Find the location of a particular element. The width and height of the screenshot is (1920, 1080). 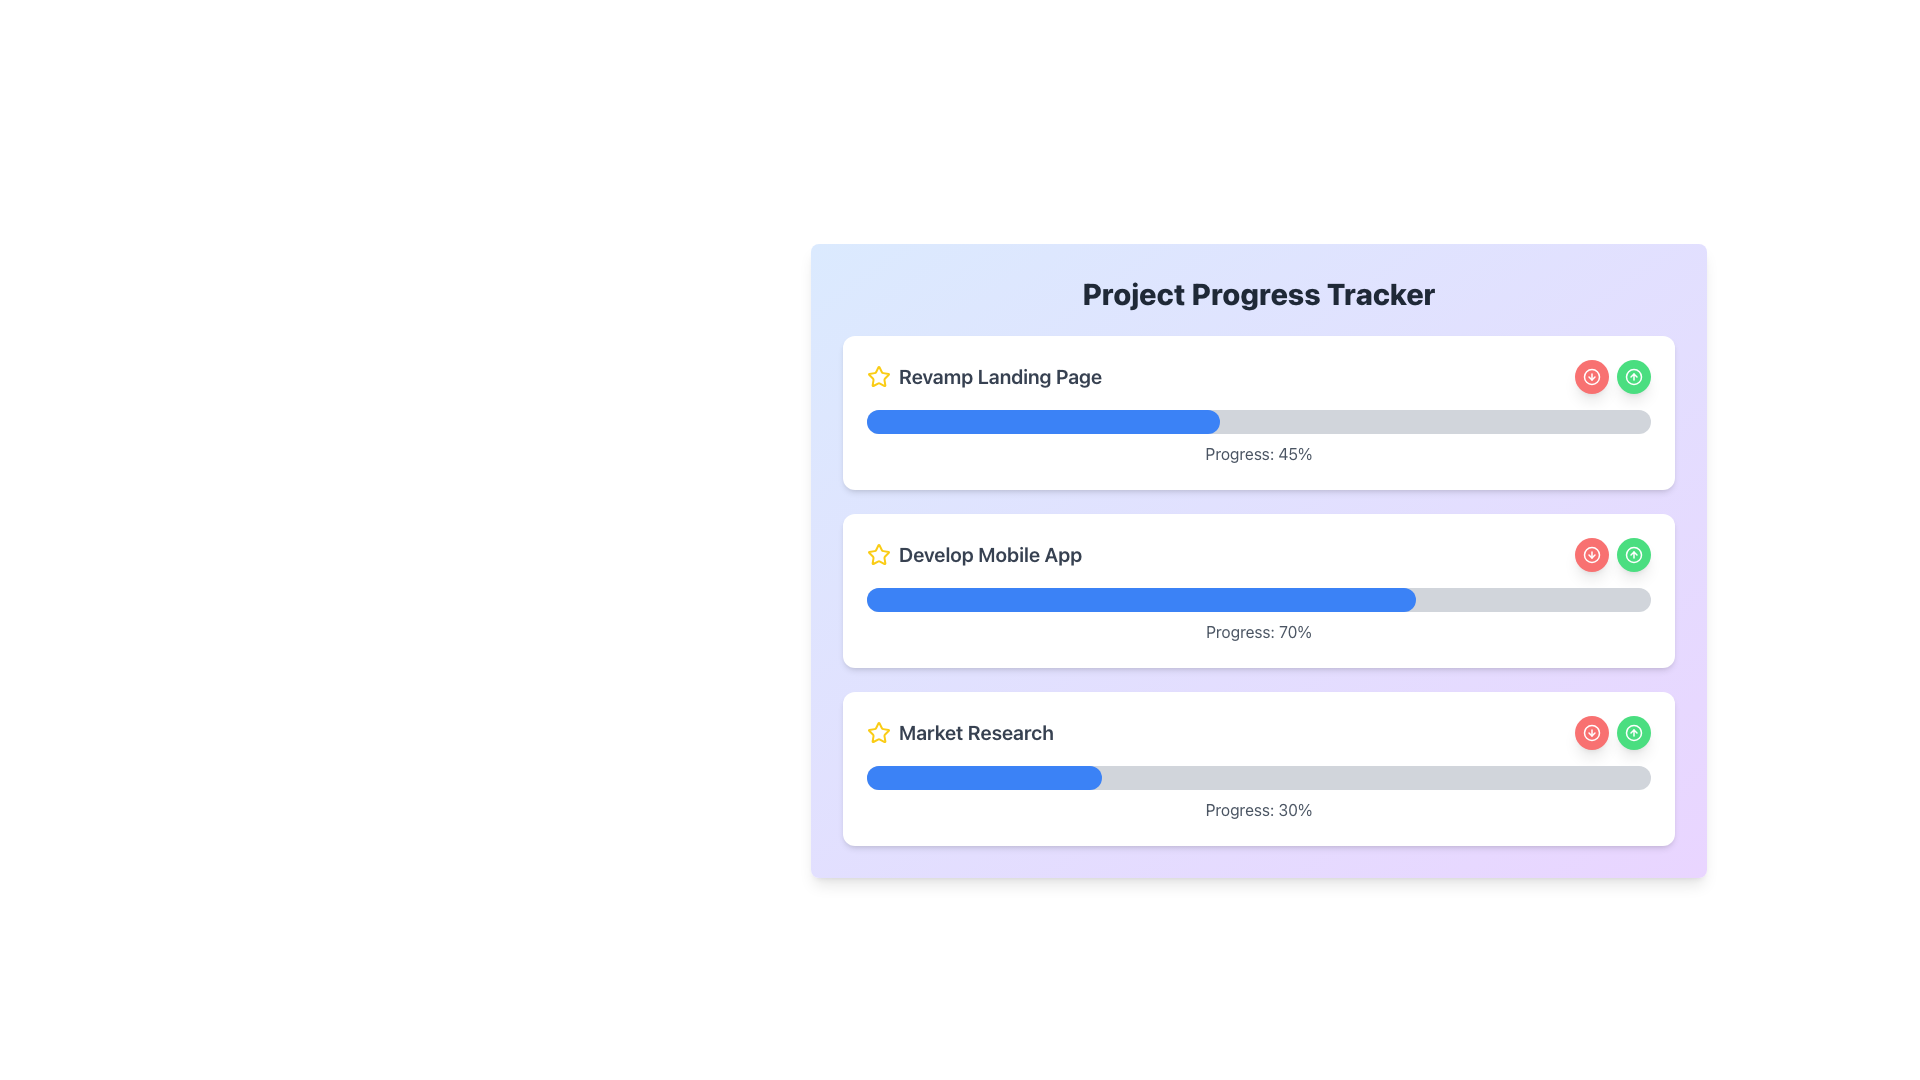

the 'Market Research' Text Label, which displays the progress (30%) is located at coordinates (1257, 810).